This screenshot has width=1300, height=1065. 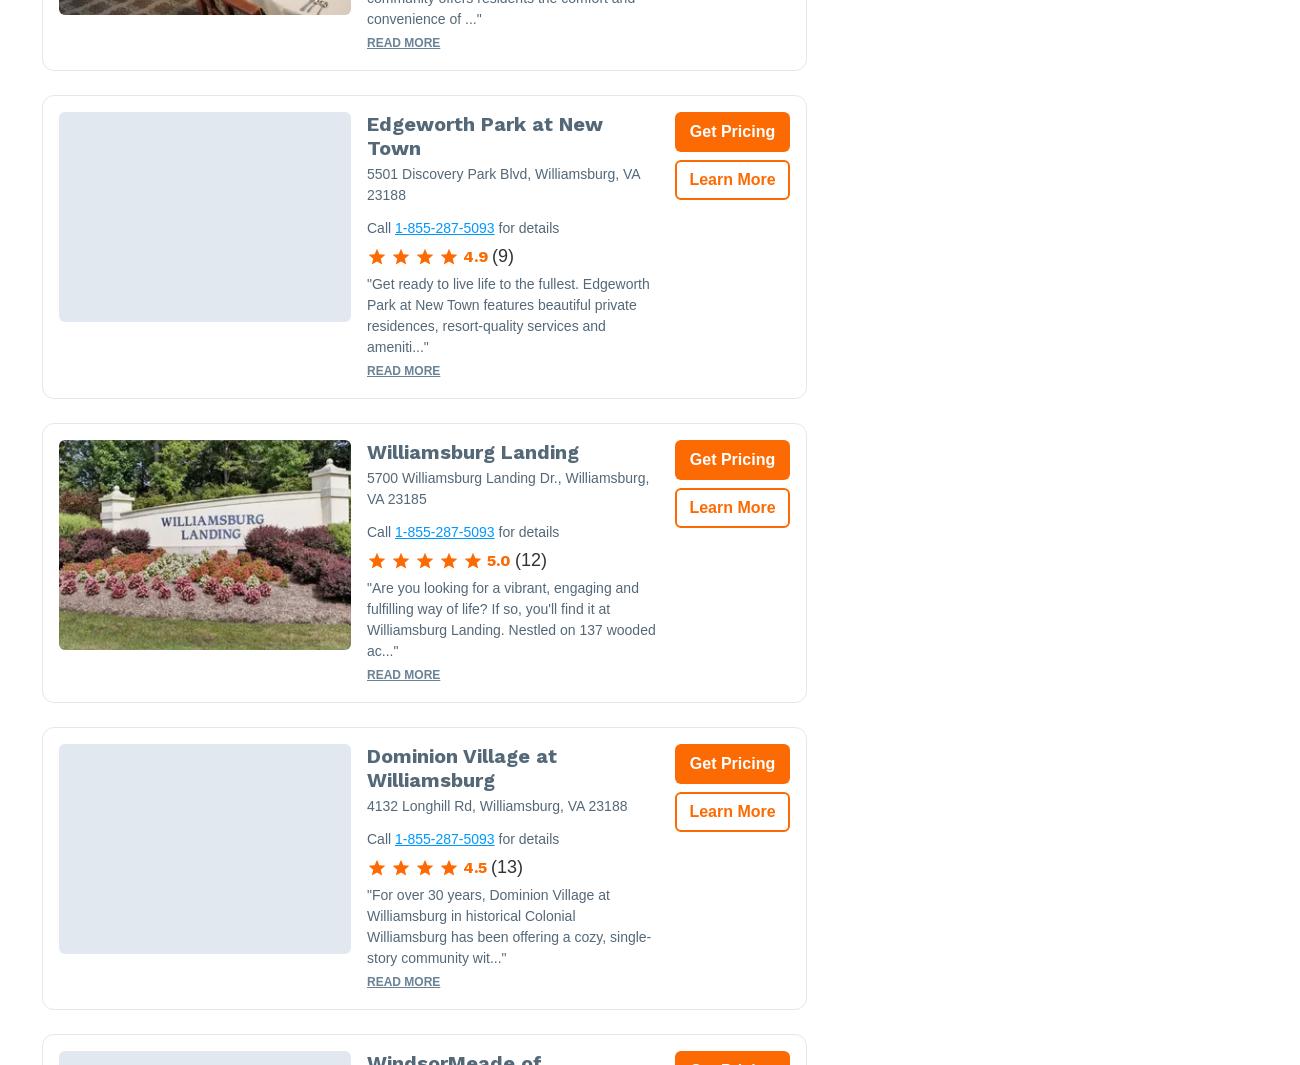 What do you see at coordinates (531, 559) in the screenshot?
I see `'12'` at bounding box center [531, 559].